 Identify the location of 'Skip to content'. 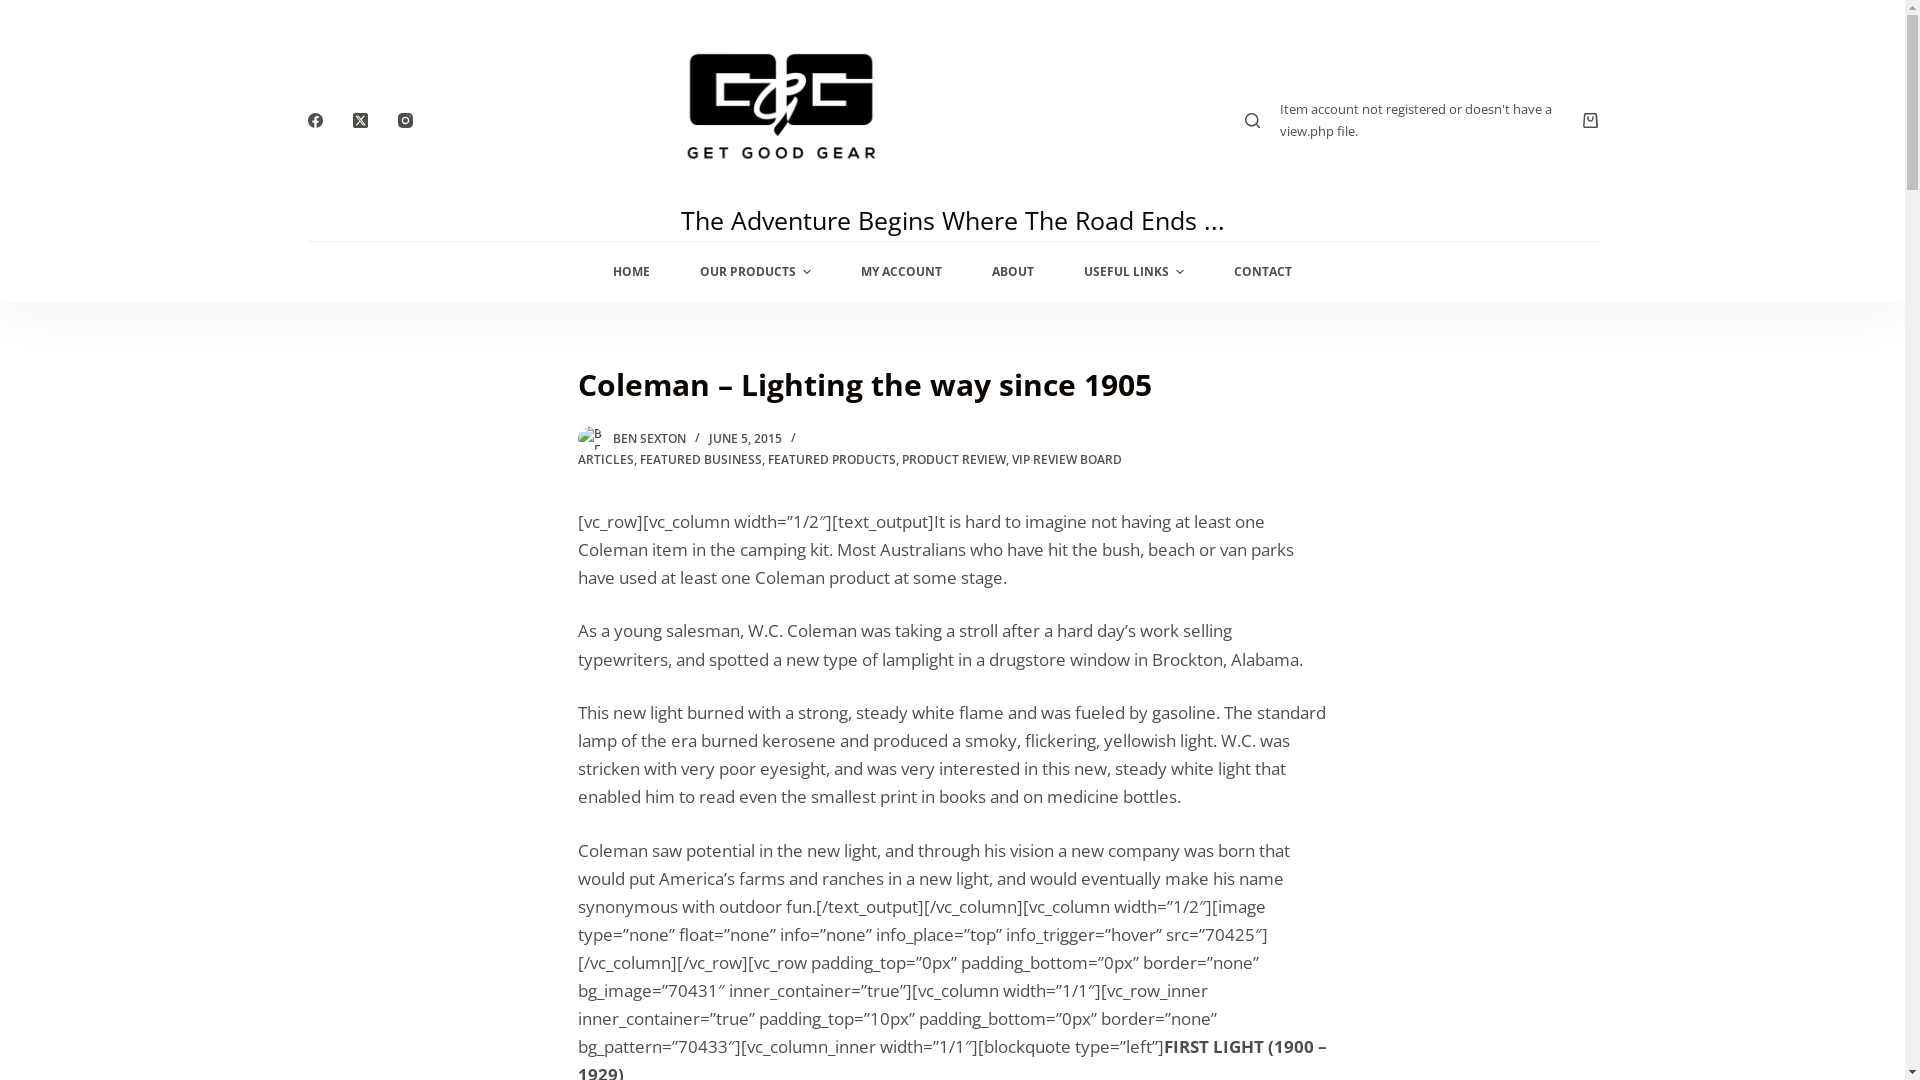
(19, 10).